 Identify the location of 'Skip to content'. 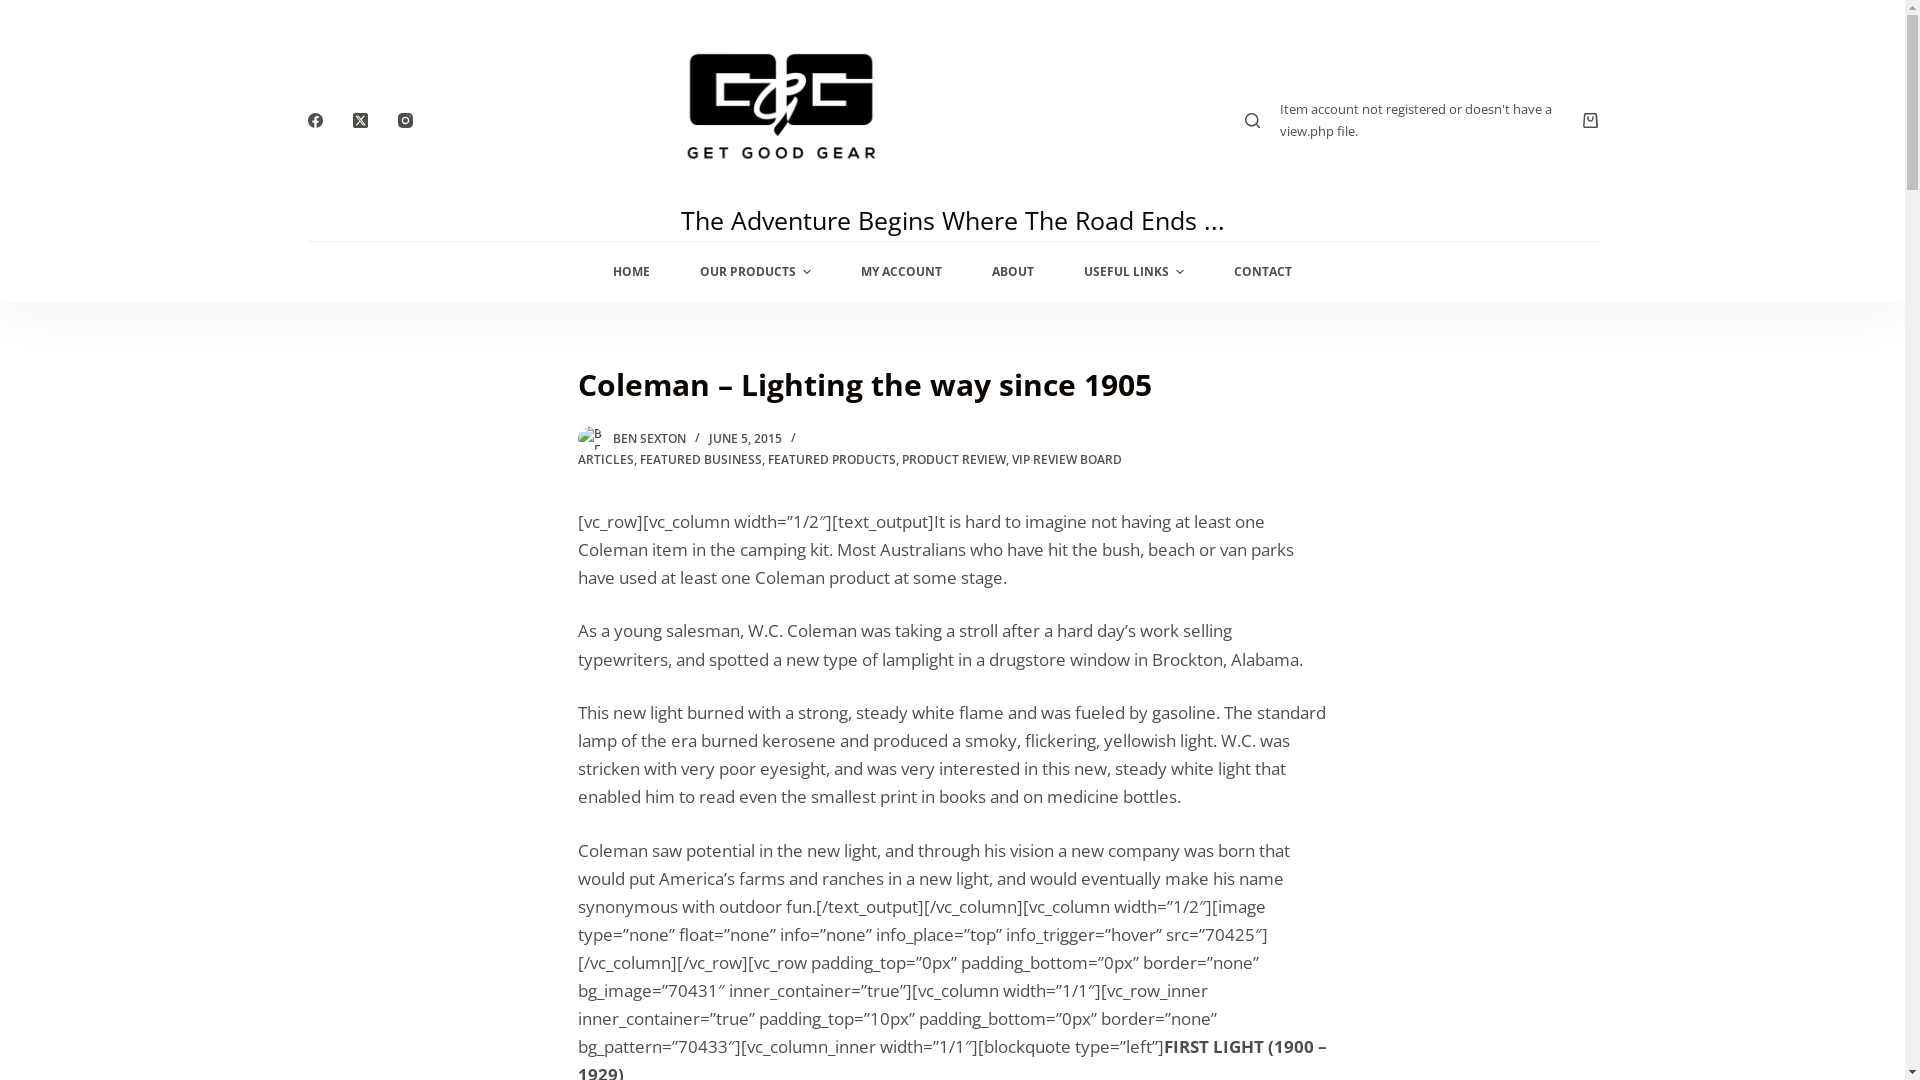
(19, 10).